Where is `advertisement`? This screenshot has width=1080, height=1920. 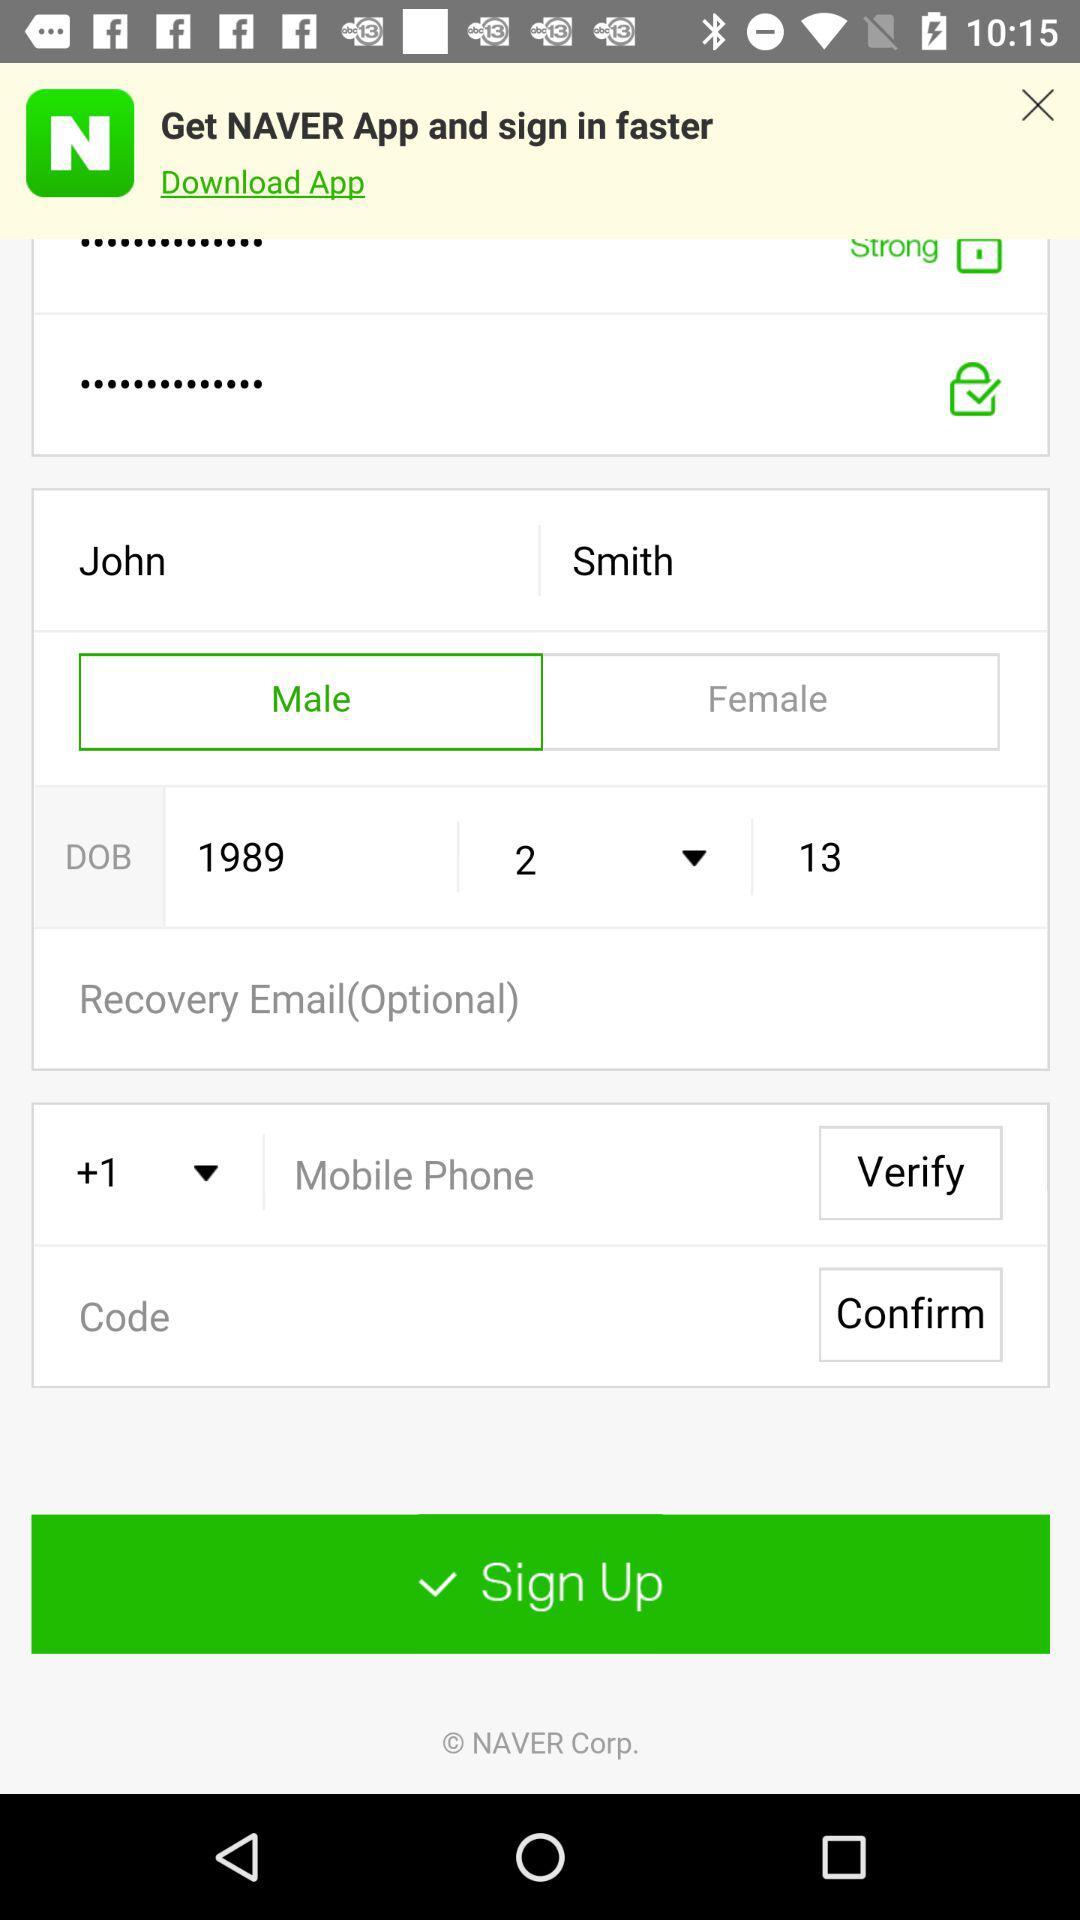
advertisement is located at coordinates (1036, 150).